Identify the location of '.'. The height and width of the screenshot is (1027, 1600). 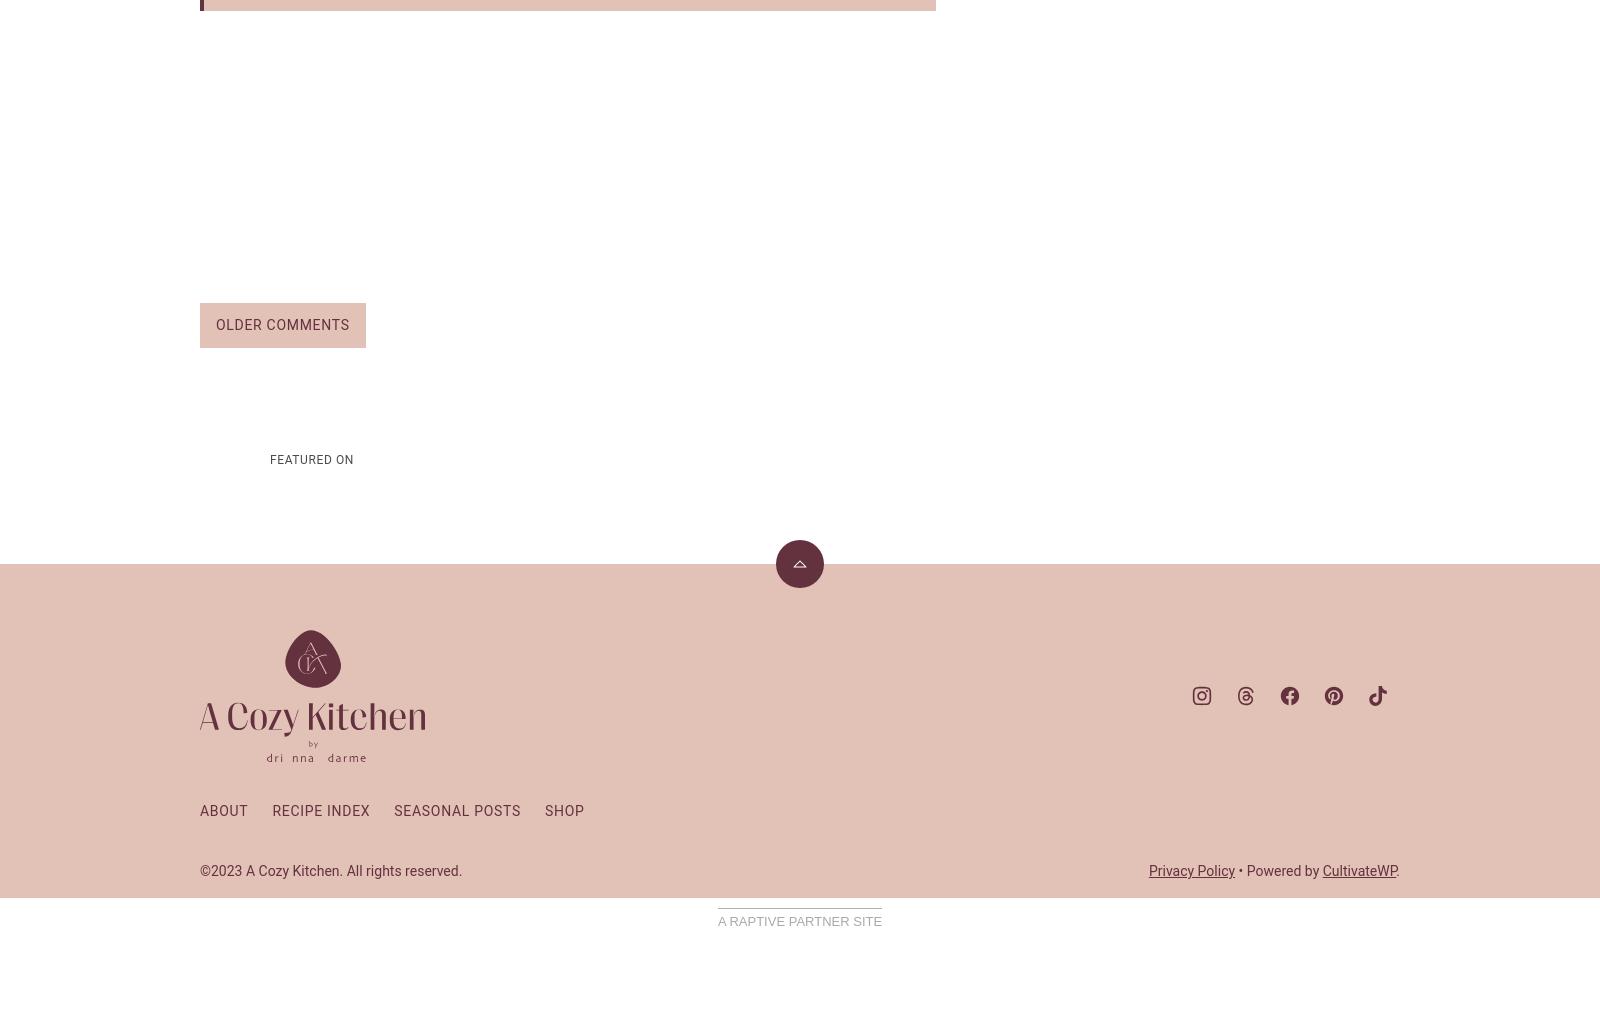
(1397, 868).